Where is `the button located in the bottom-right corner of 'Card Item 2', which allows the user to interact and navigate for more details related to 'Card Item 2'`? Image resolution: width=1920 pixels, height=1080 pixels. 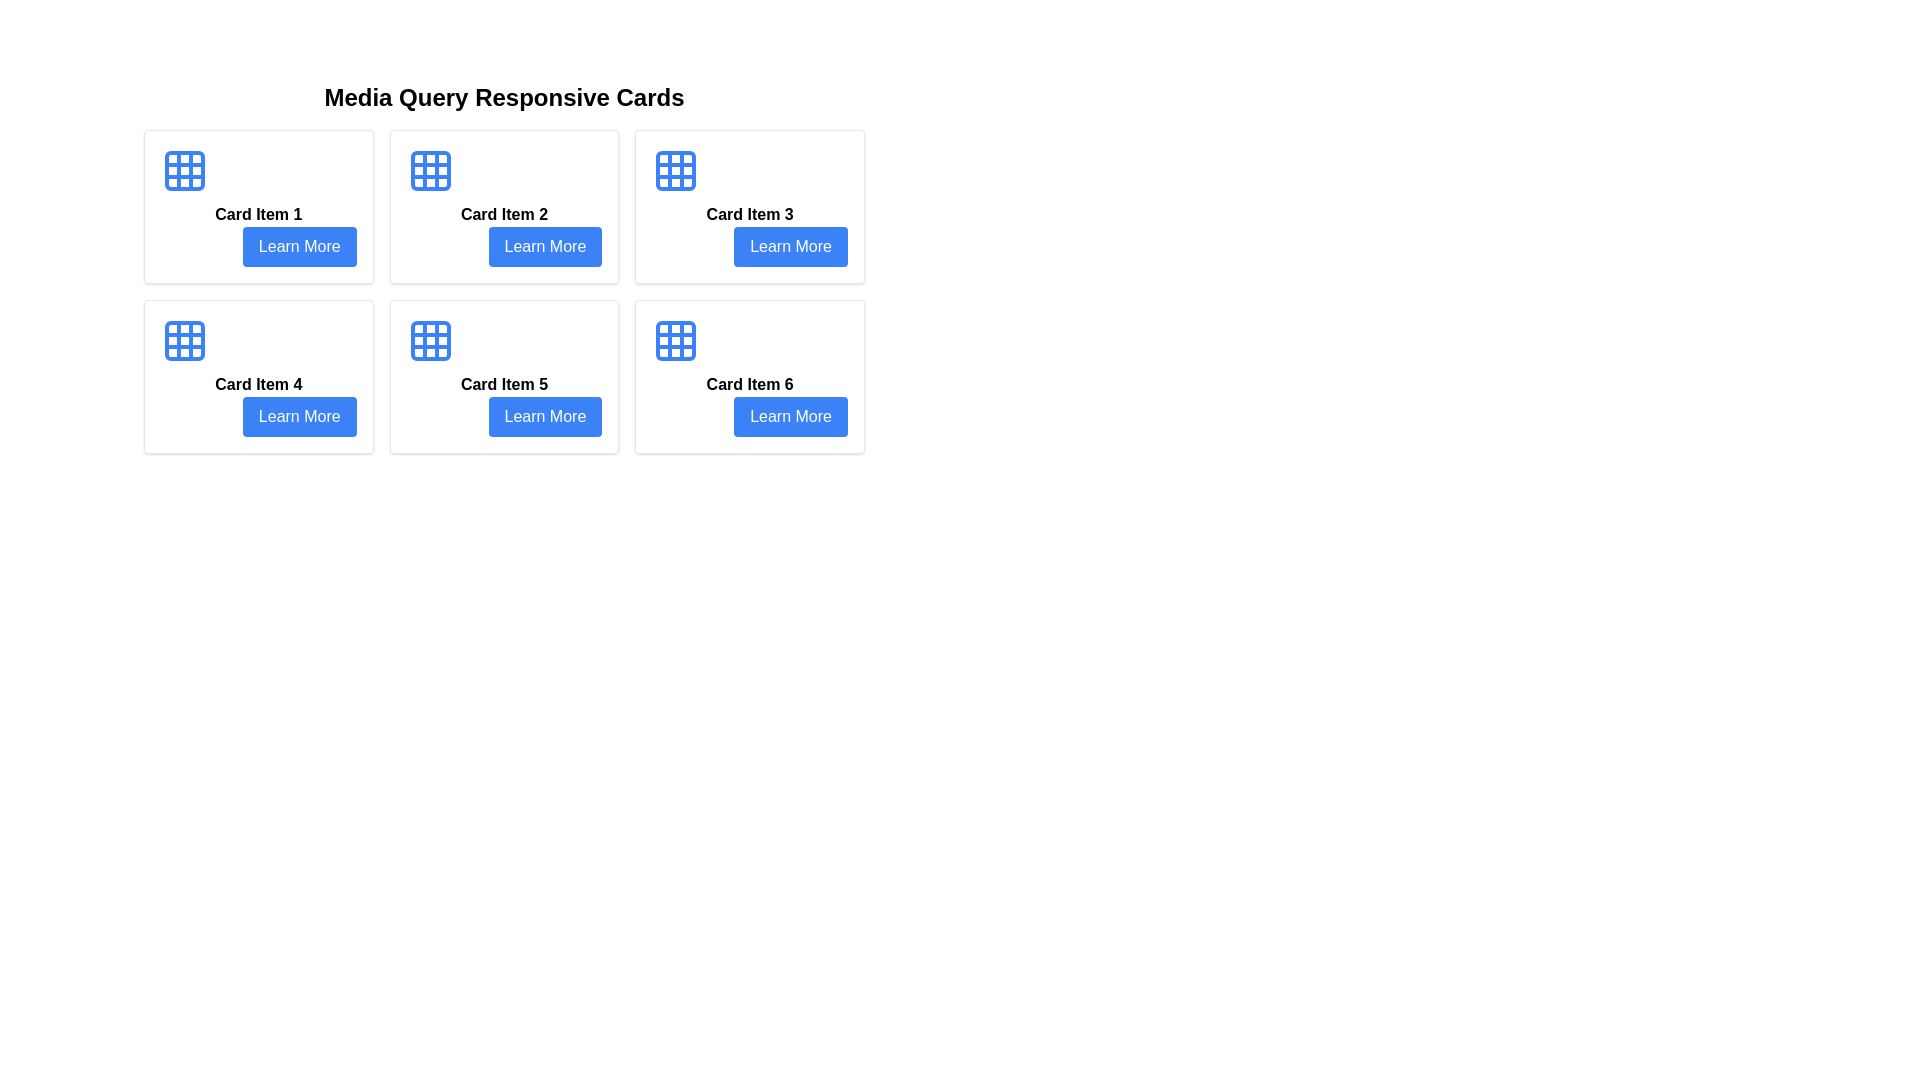 the button located in the bottom-right corner of 'Card Item 2', which allows the user to interact and navigate for more details related to 'Card Item 2' is located at coordinates (545, 245).